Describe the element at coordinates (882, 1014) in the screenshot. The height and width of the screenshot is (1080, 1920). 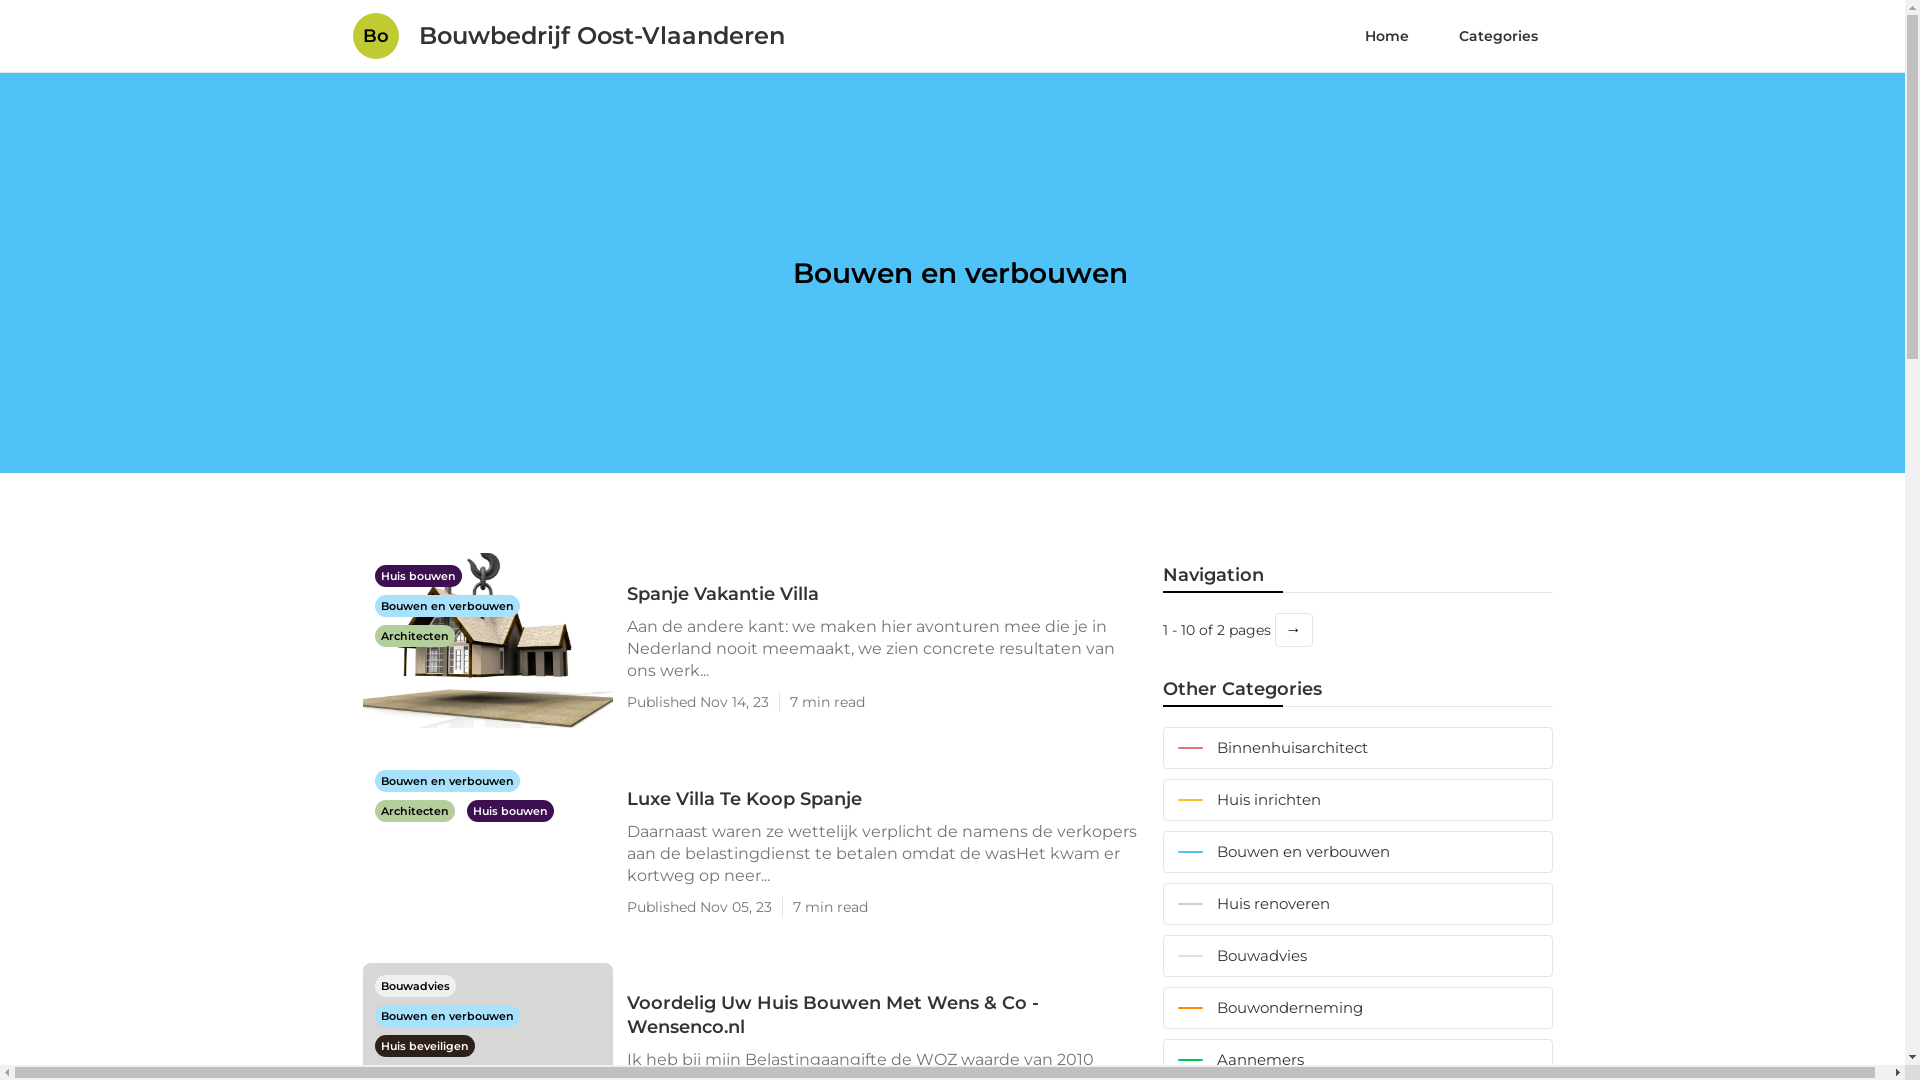
I see `'Voordelig Uw Huis Bouwen Met Wens & Co - Wensenco.nl'` at that location.